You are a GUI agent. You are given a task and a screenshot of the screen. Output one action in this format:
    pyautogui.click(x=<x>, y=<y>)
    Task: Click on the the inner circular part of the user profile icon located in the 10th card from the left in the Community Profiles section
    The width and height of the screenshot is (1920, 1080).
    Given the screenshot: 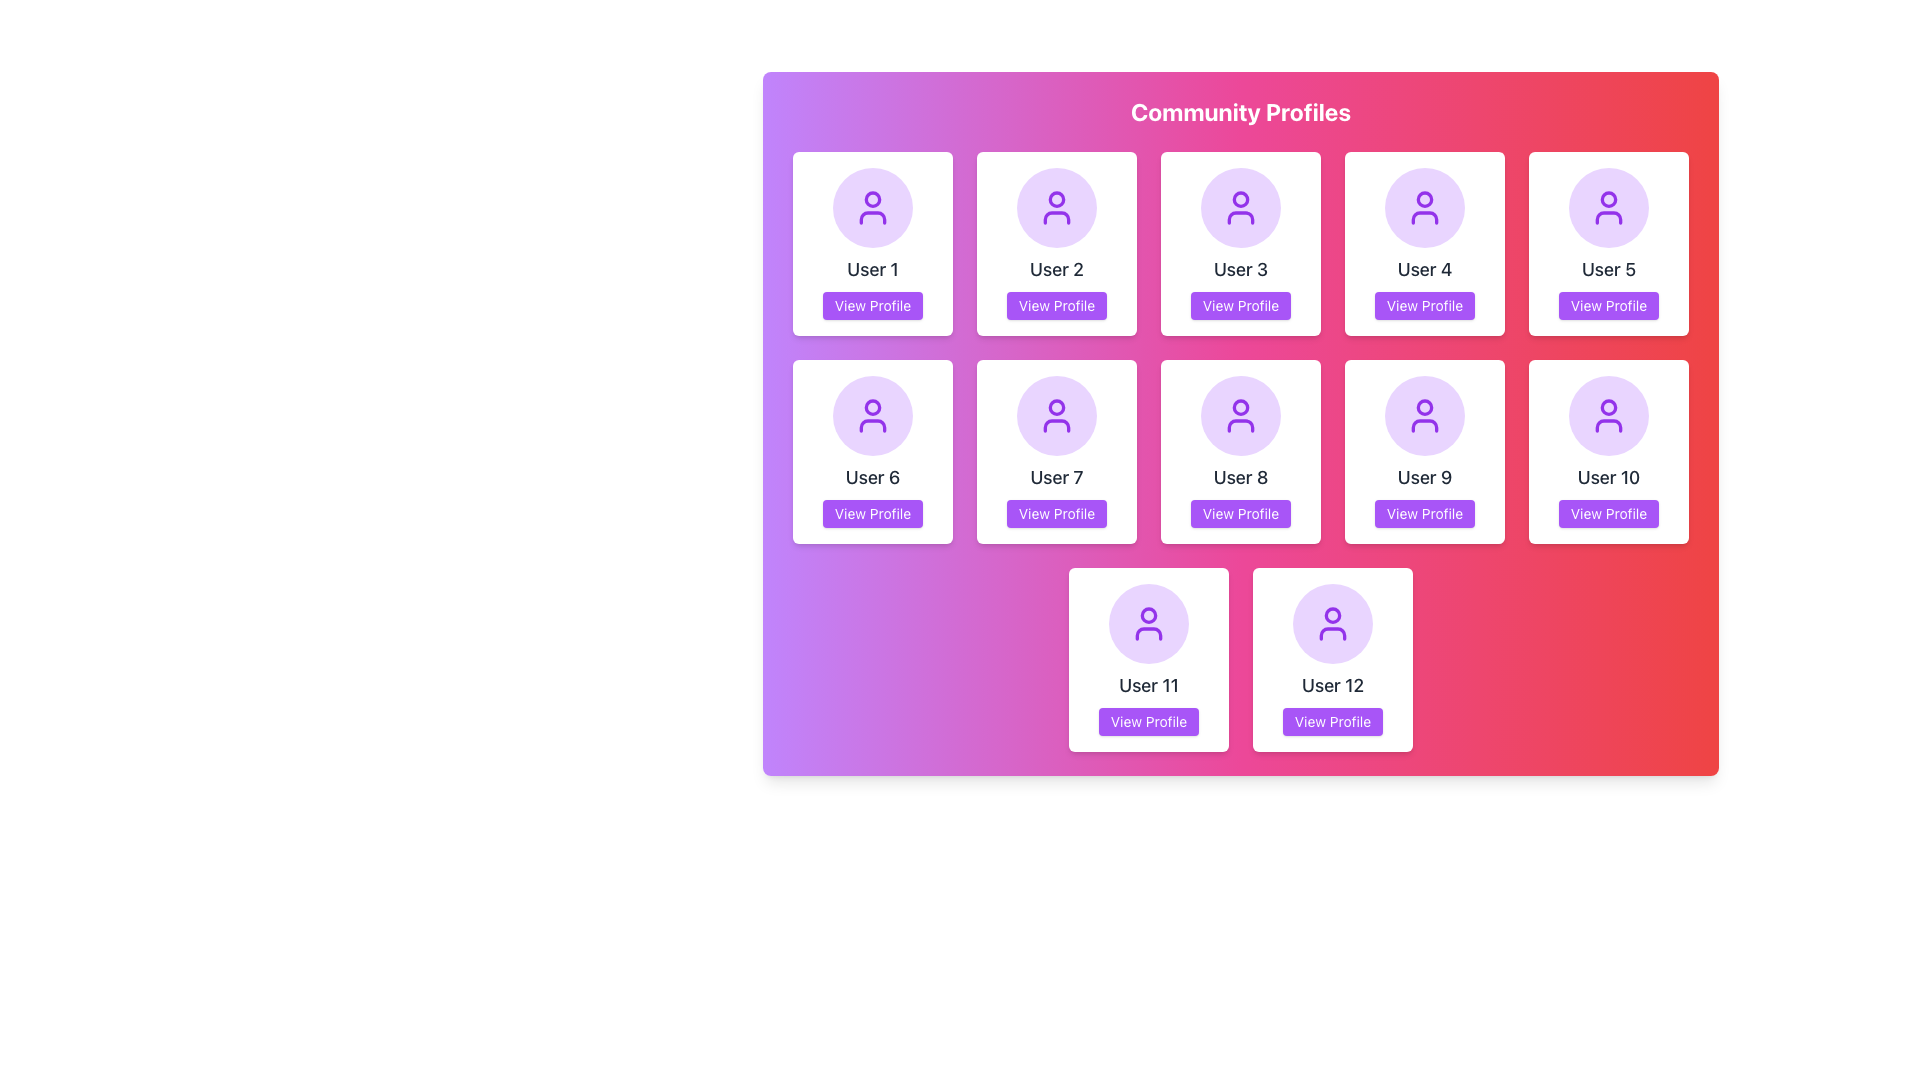 What is the action you would take?
    pyautogui.click(x=1608, y=406)
    